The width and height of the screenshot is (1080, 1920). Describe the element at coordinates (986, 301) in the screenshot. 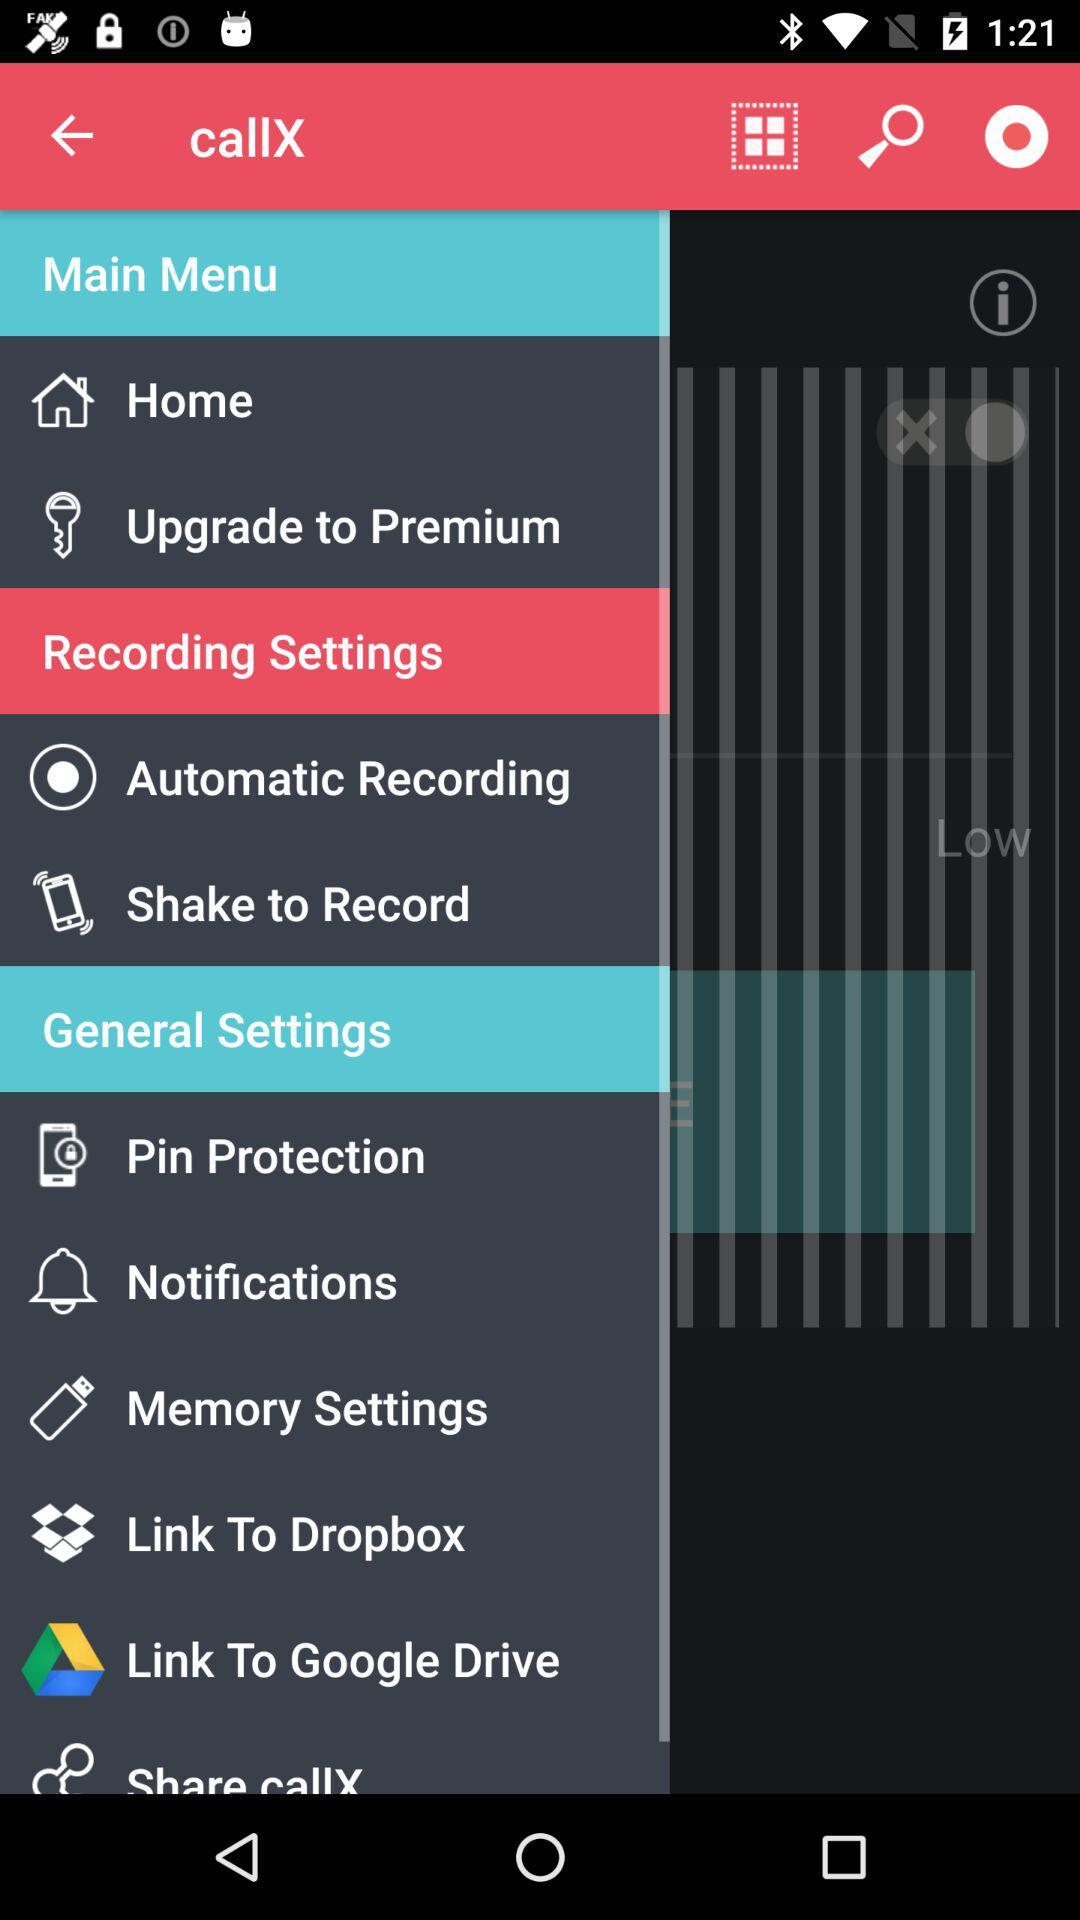

I see `the info icon` at that location.